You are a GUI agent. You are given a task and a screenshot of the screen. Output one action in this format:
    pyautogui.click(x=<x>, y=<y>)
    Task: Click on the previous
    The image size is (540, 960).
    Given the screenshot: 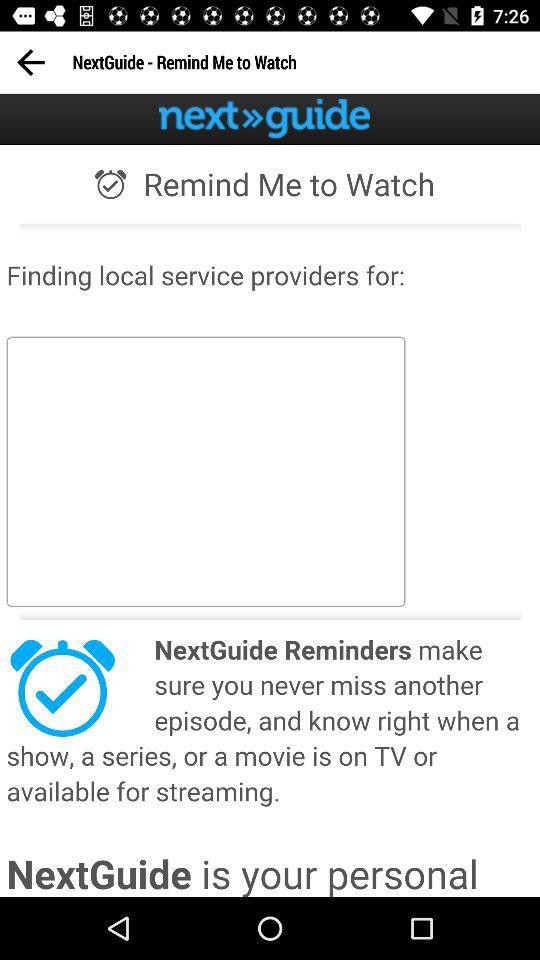 What is the action you would take?
    pyautogui.click(x=29, y=62)
    